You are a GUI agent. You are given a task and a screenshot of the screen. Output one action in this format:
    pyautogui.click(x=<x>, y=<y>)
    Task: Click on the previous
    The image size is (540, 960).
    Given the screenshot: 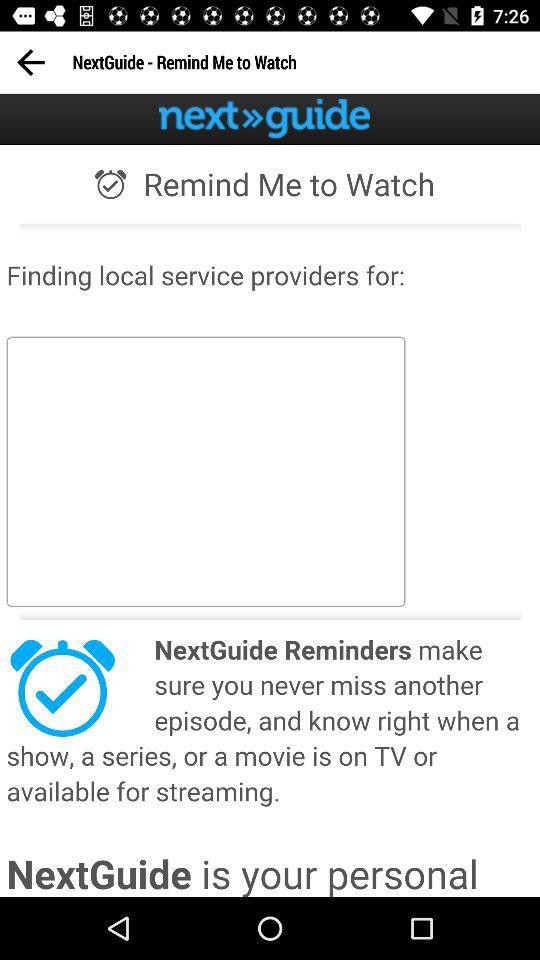 What is the action you would take?
    pyautogui.click(x=29, y=62)
    